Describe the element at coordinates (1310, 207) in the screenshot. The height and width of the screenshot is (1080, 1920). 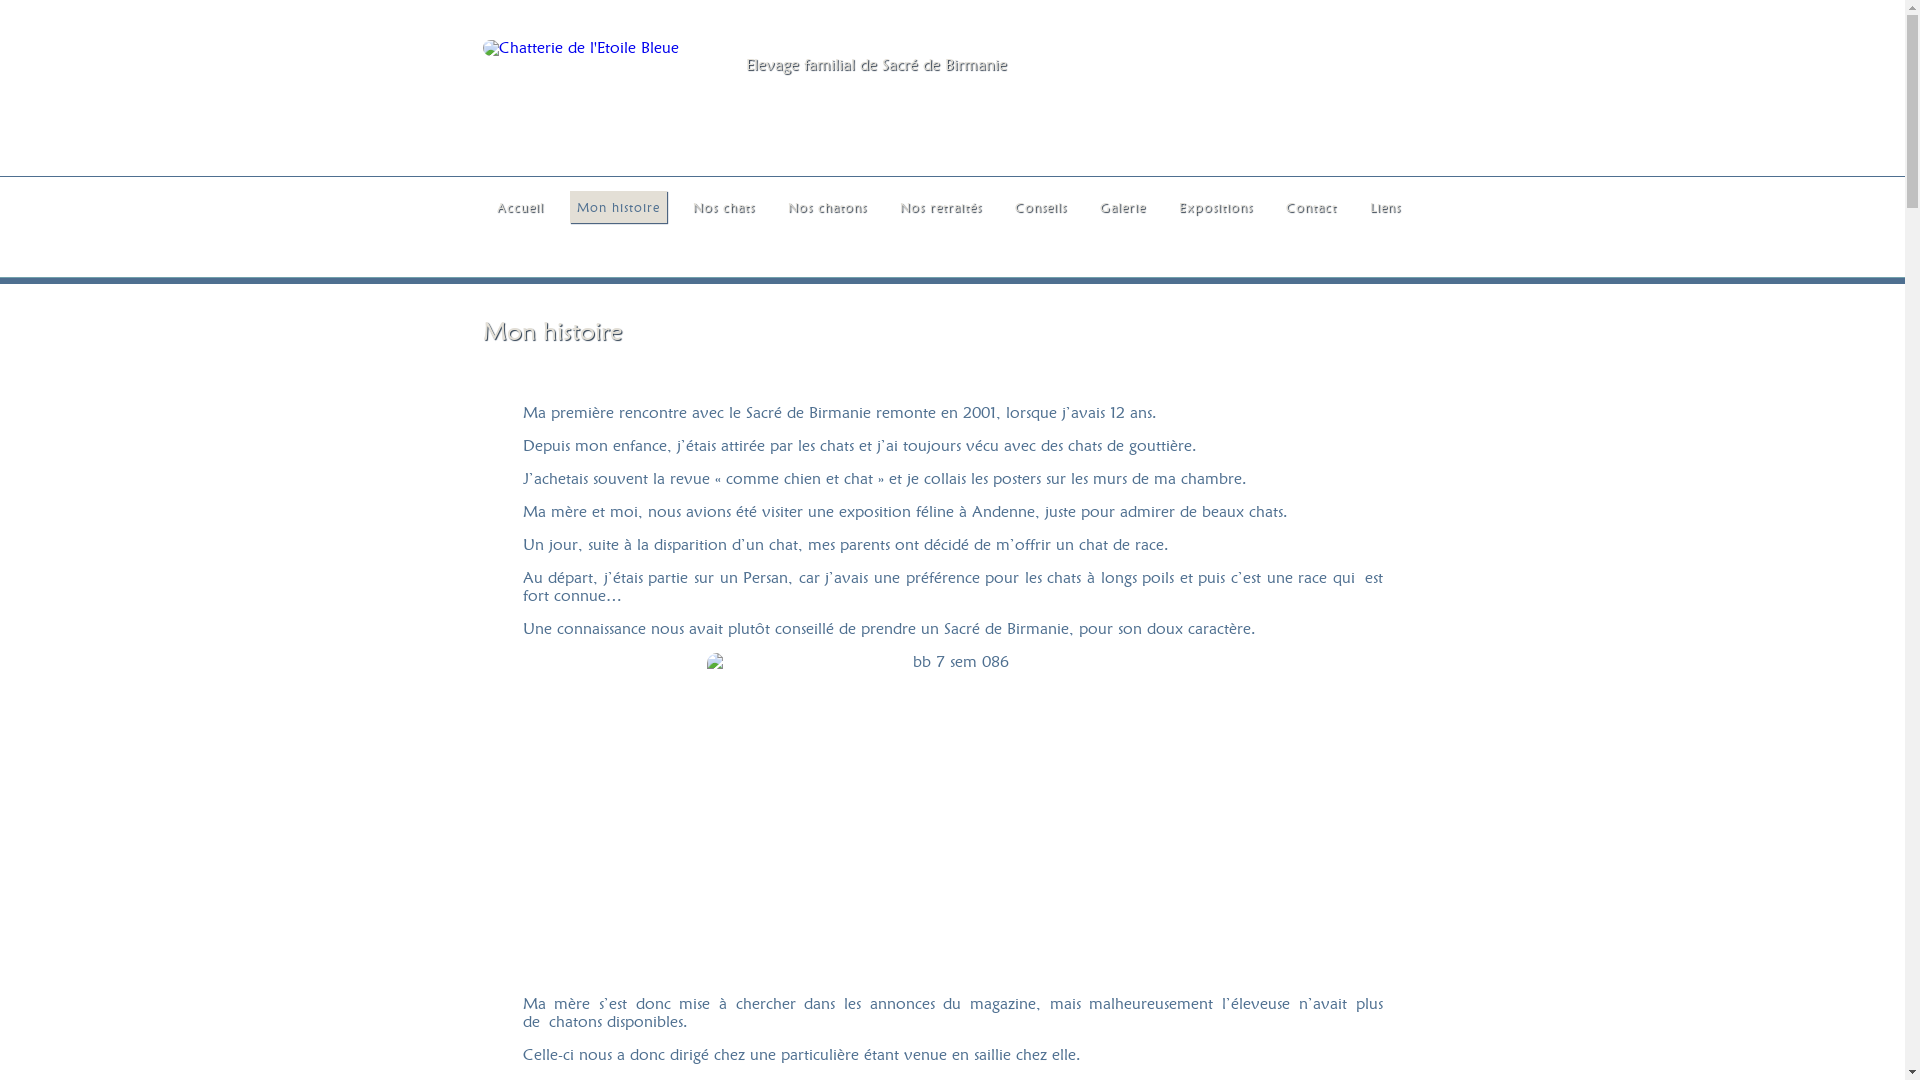
I see `'Contact'` at that location.